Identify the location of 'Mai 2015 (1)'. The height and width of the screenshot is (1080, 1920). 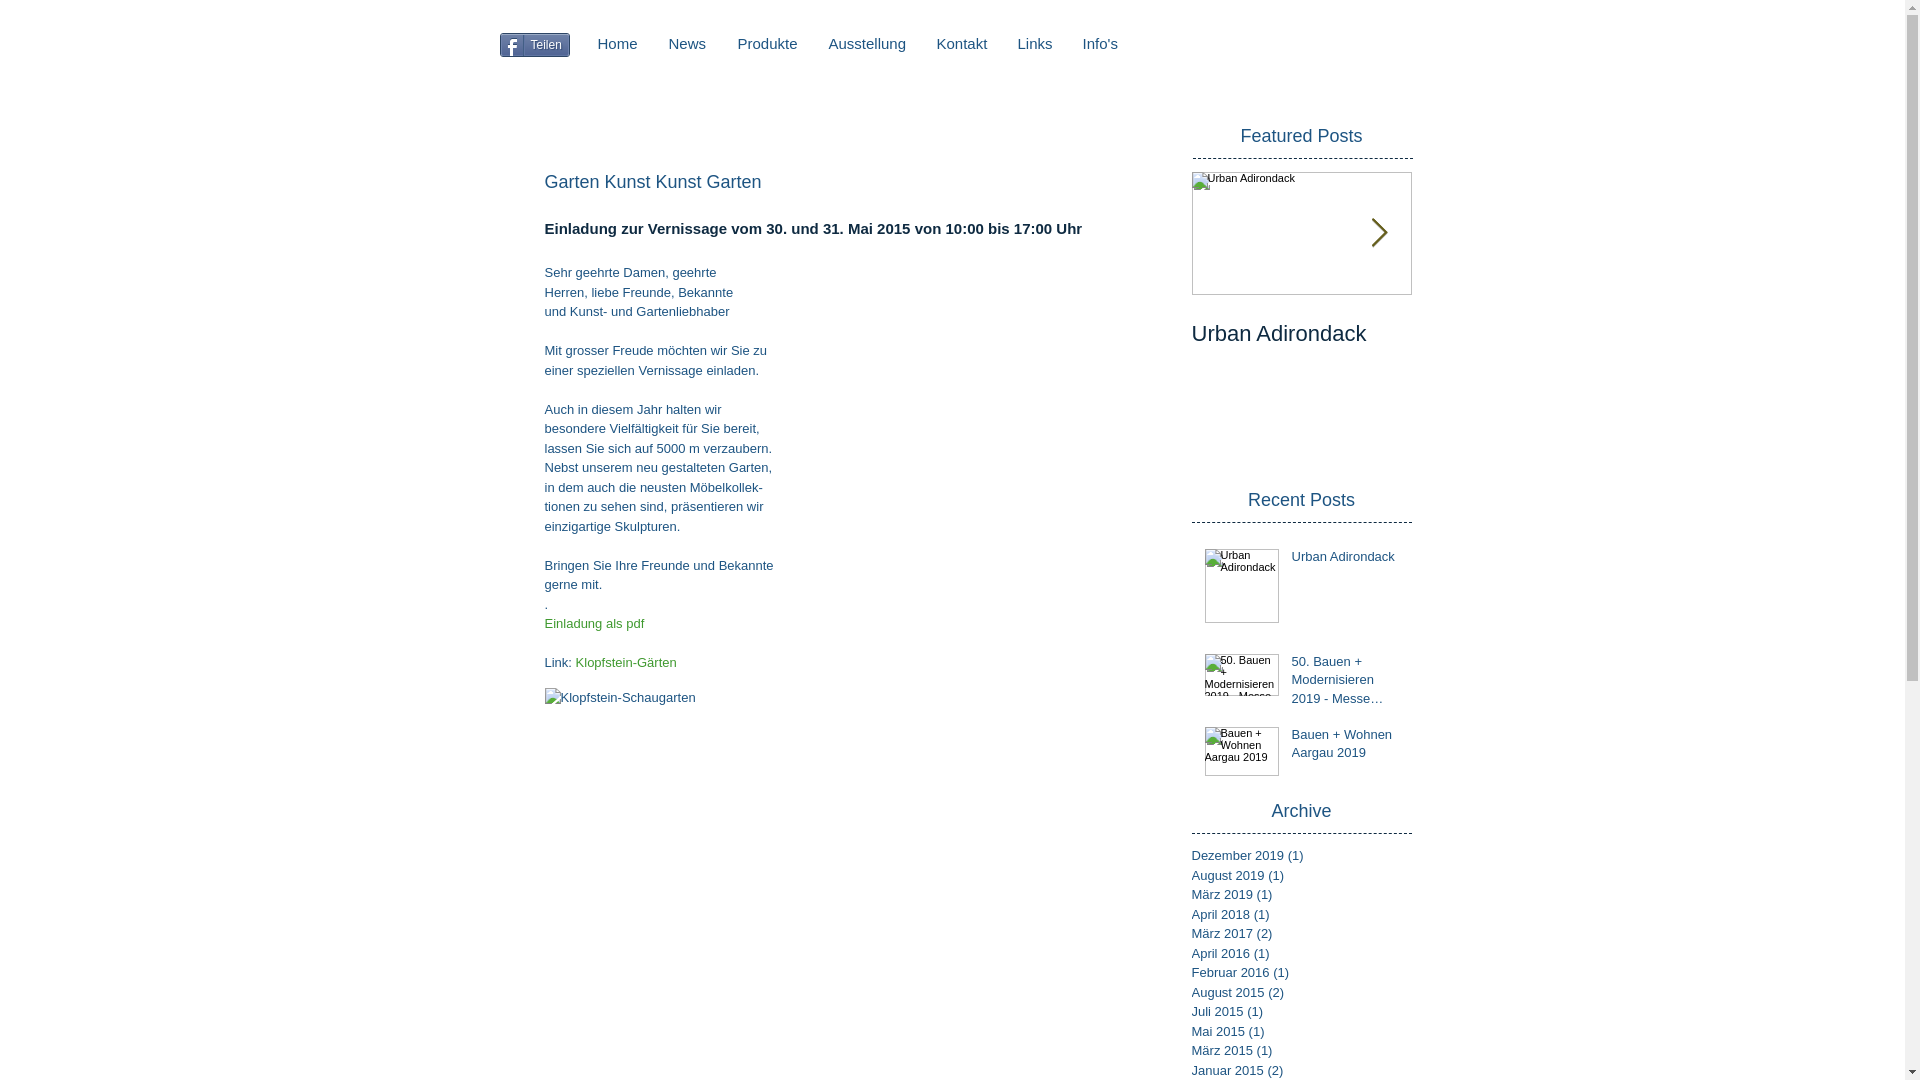
(1191, 1032).